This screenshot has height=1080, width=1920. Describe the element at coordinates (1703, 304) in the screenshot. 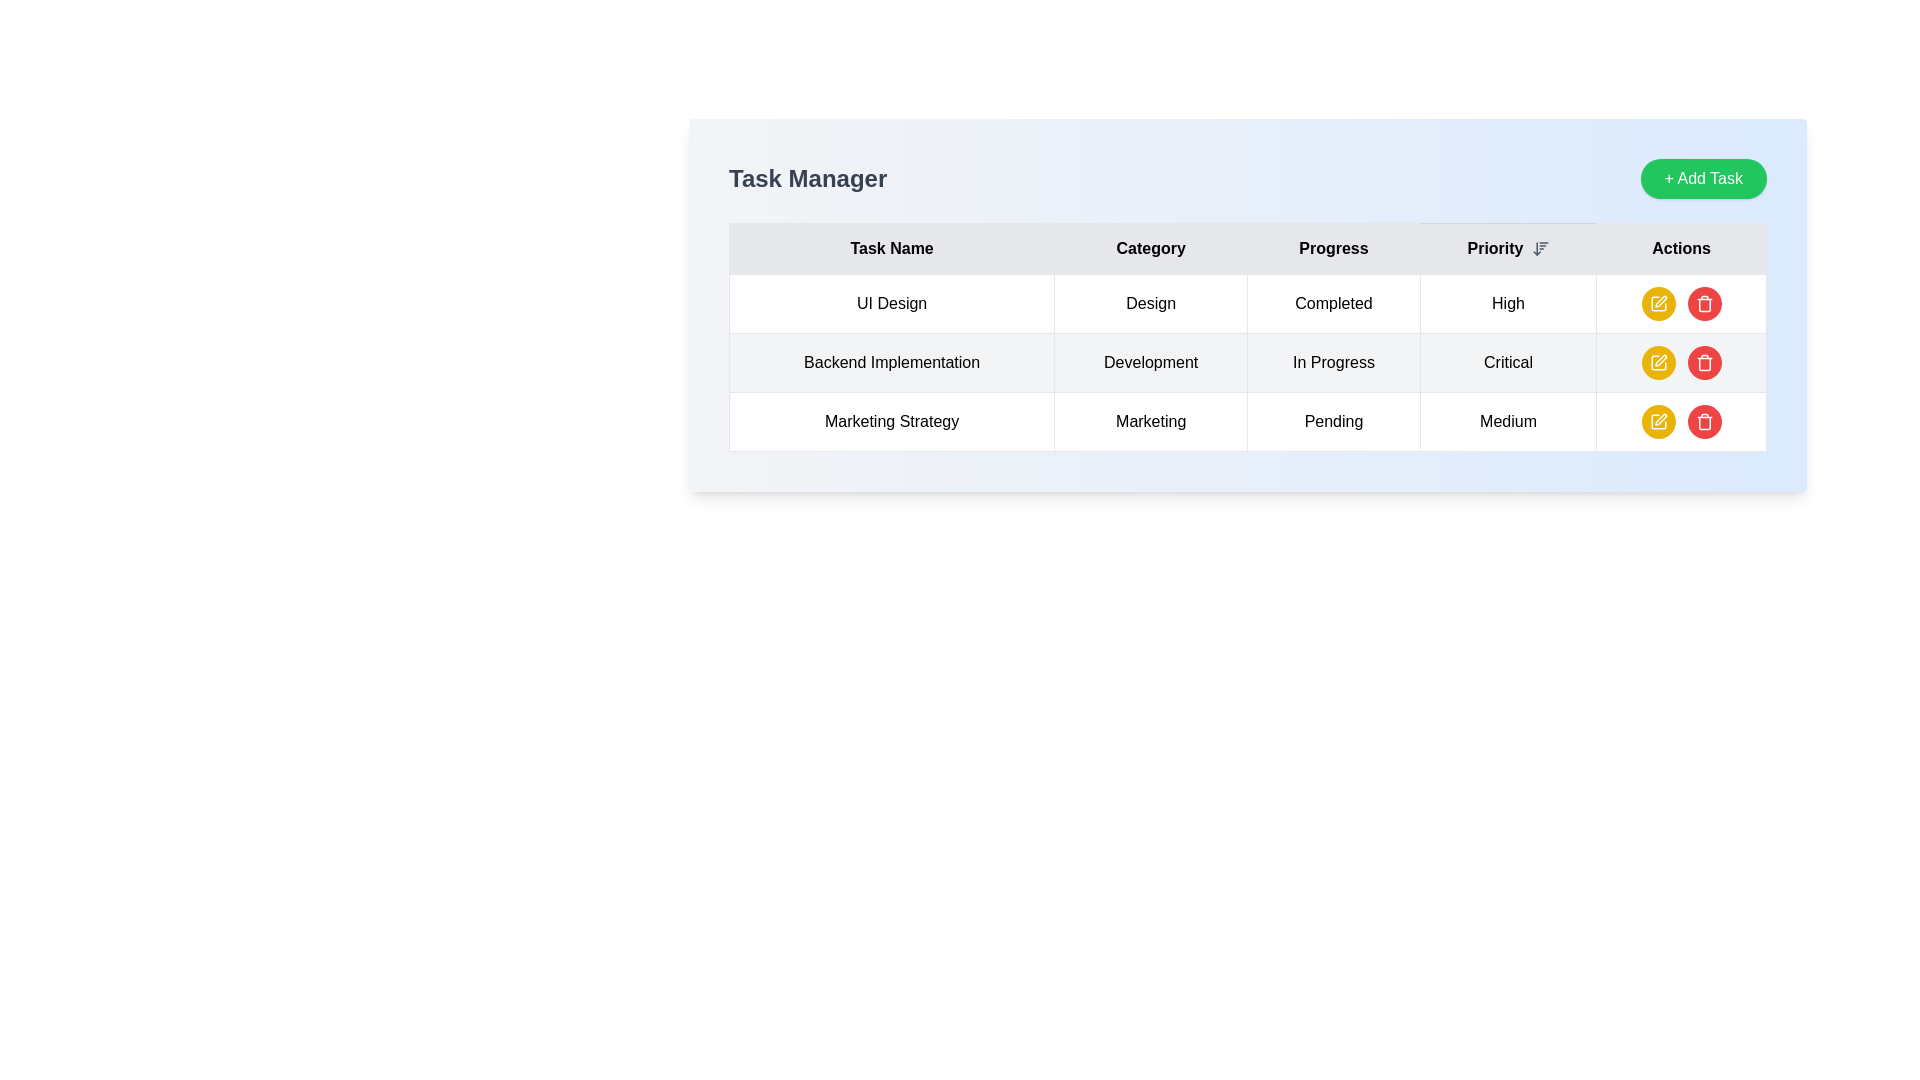

I see `the delete button in the 'Actions' column of the first row of the table` at that location.